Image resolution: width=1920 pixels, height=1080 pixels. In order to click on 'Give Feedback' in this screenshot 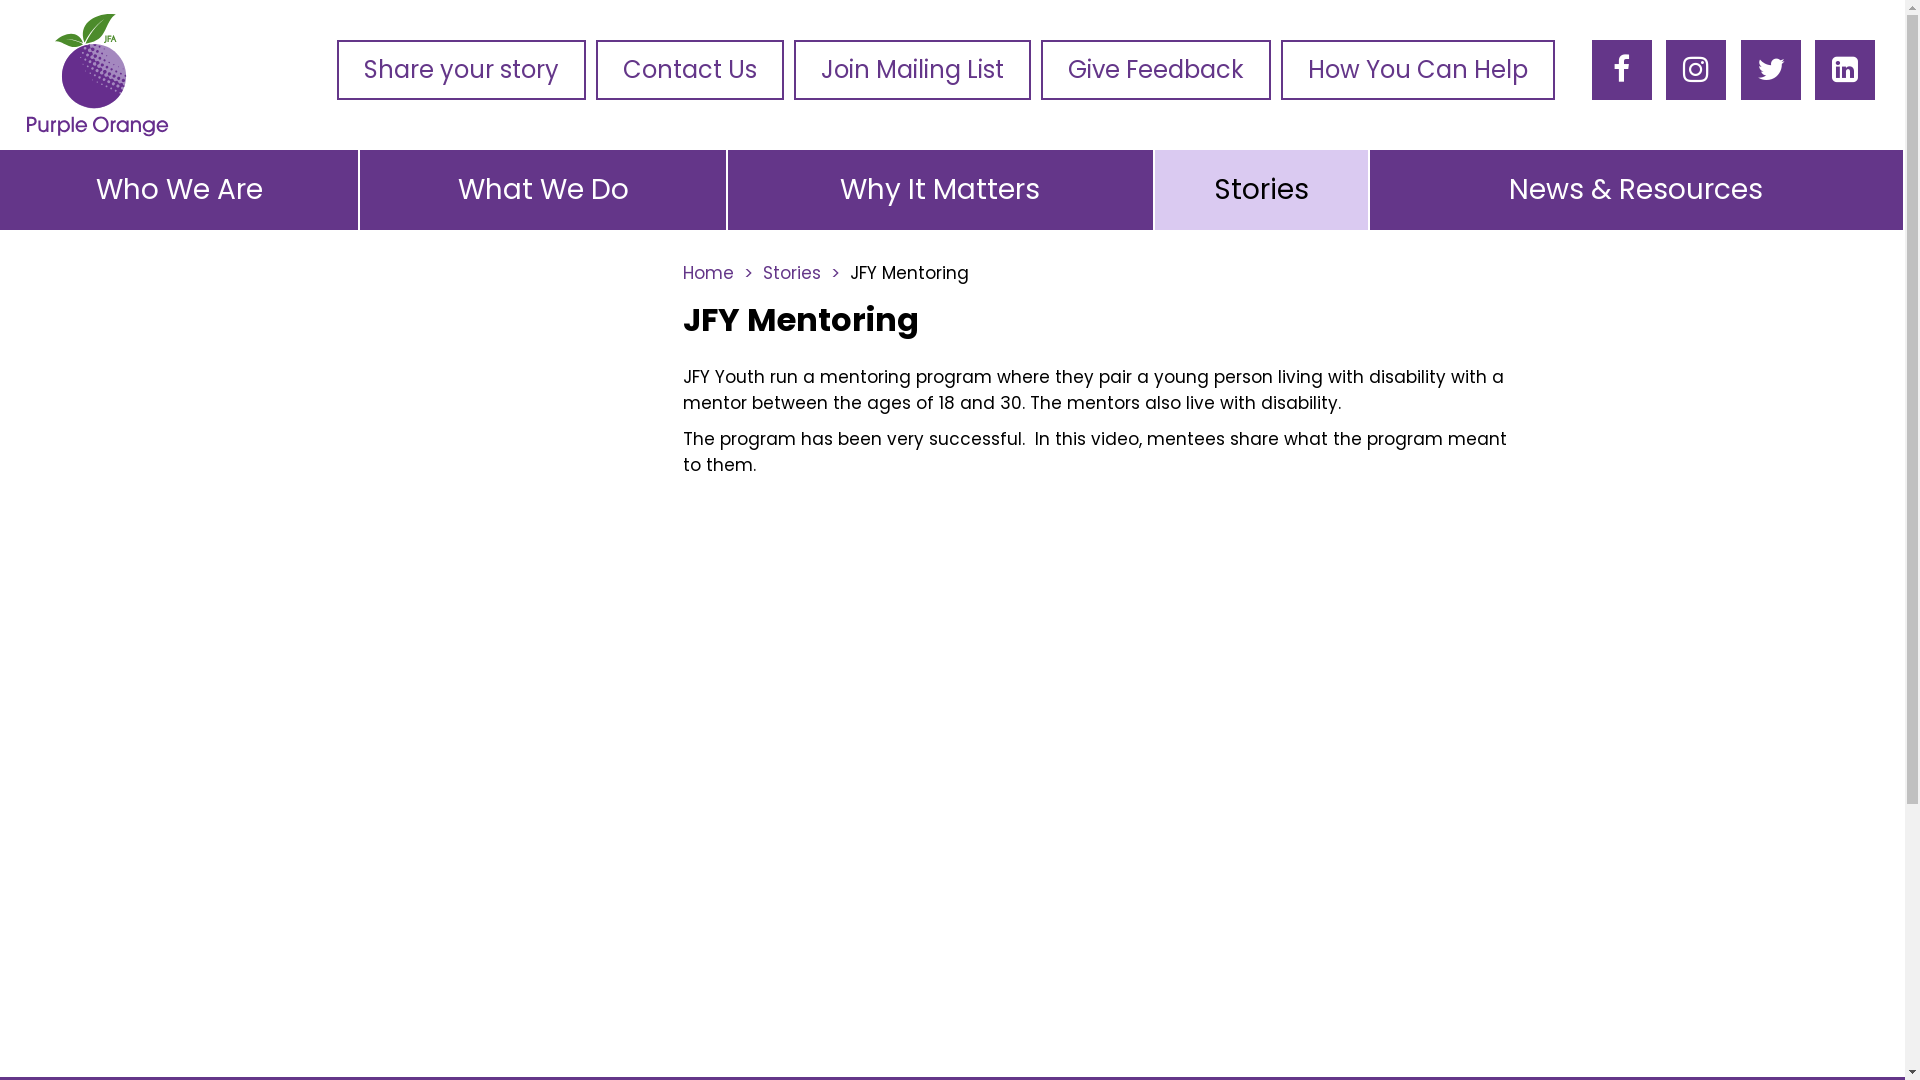, I will do `click(1156, 68)`.